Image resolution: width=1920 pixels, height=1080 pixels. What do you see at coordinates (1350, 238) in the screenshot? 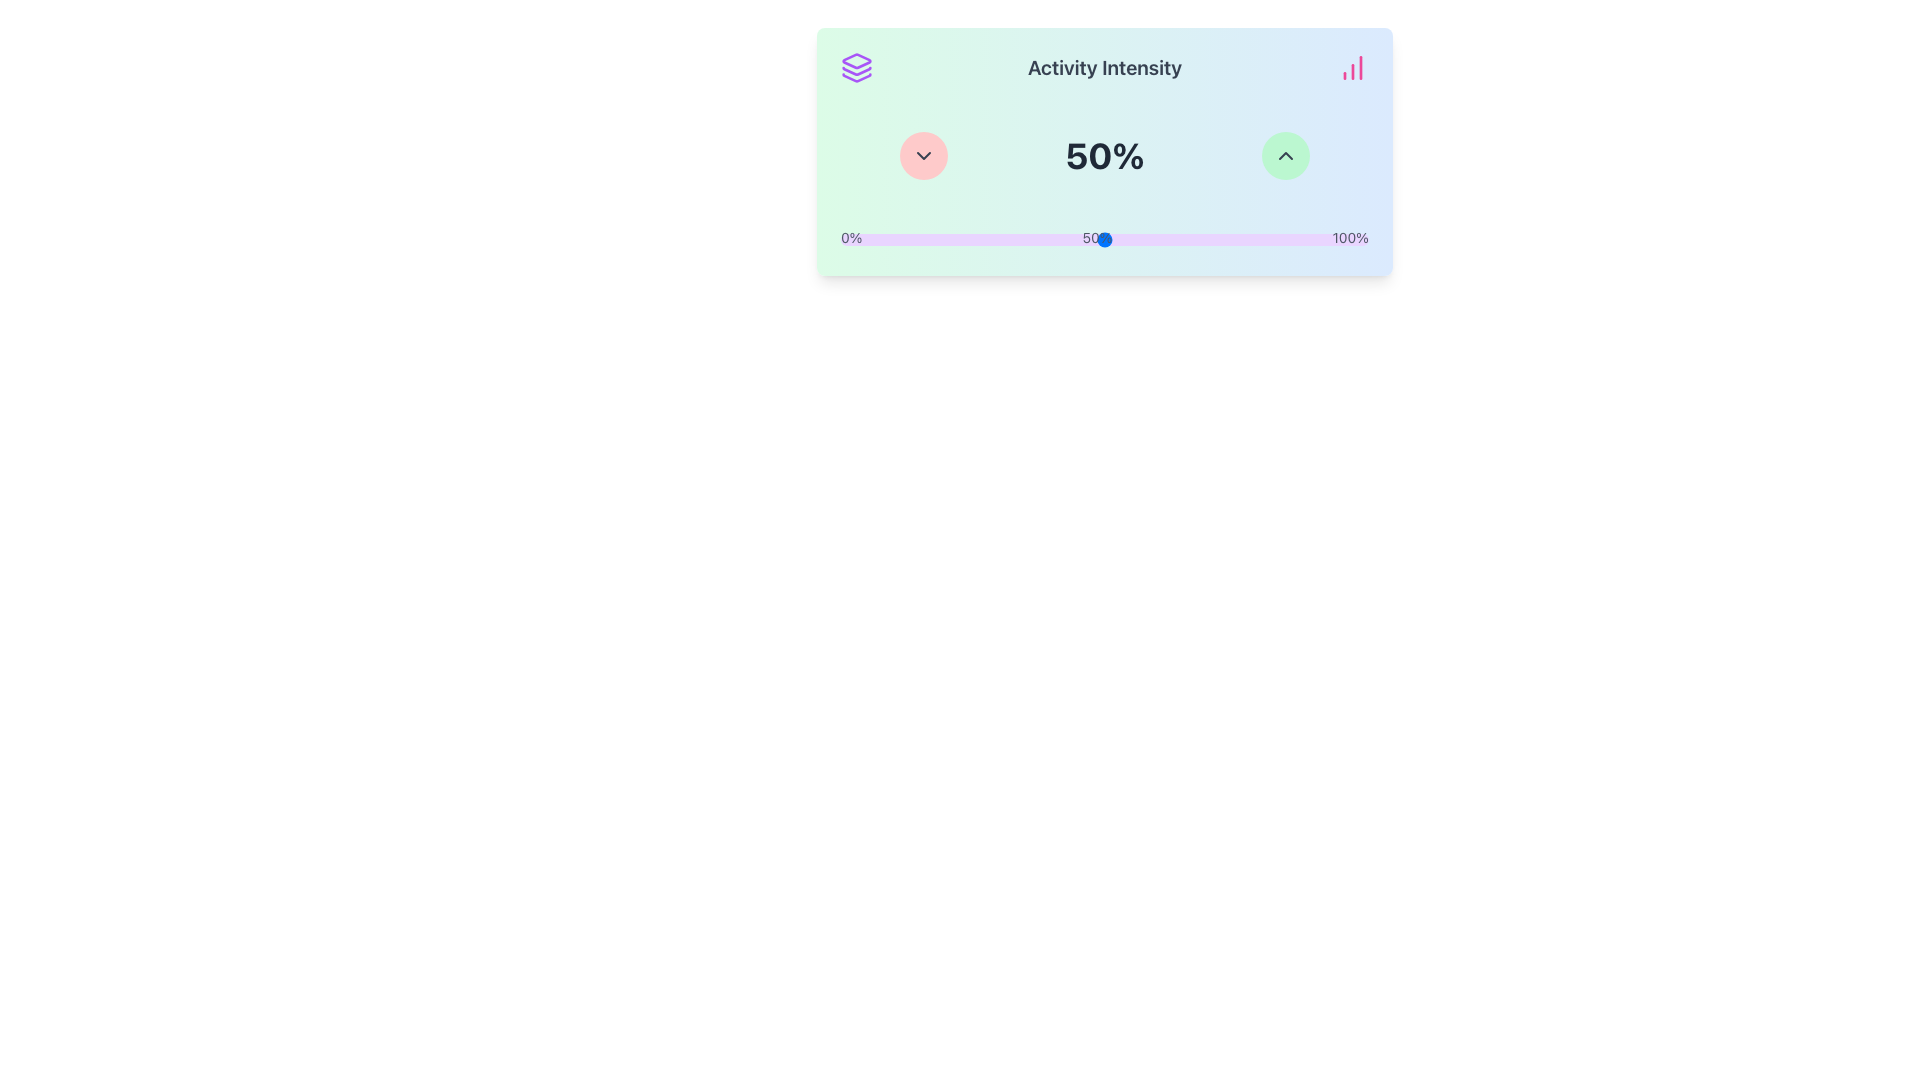
I see `text from the Text Label displaying '100%' which is located at the far right end of the slider component` at bounding box center [1350, 238].